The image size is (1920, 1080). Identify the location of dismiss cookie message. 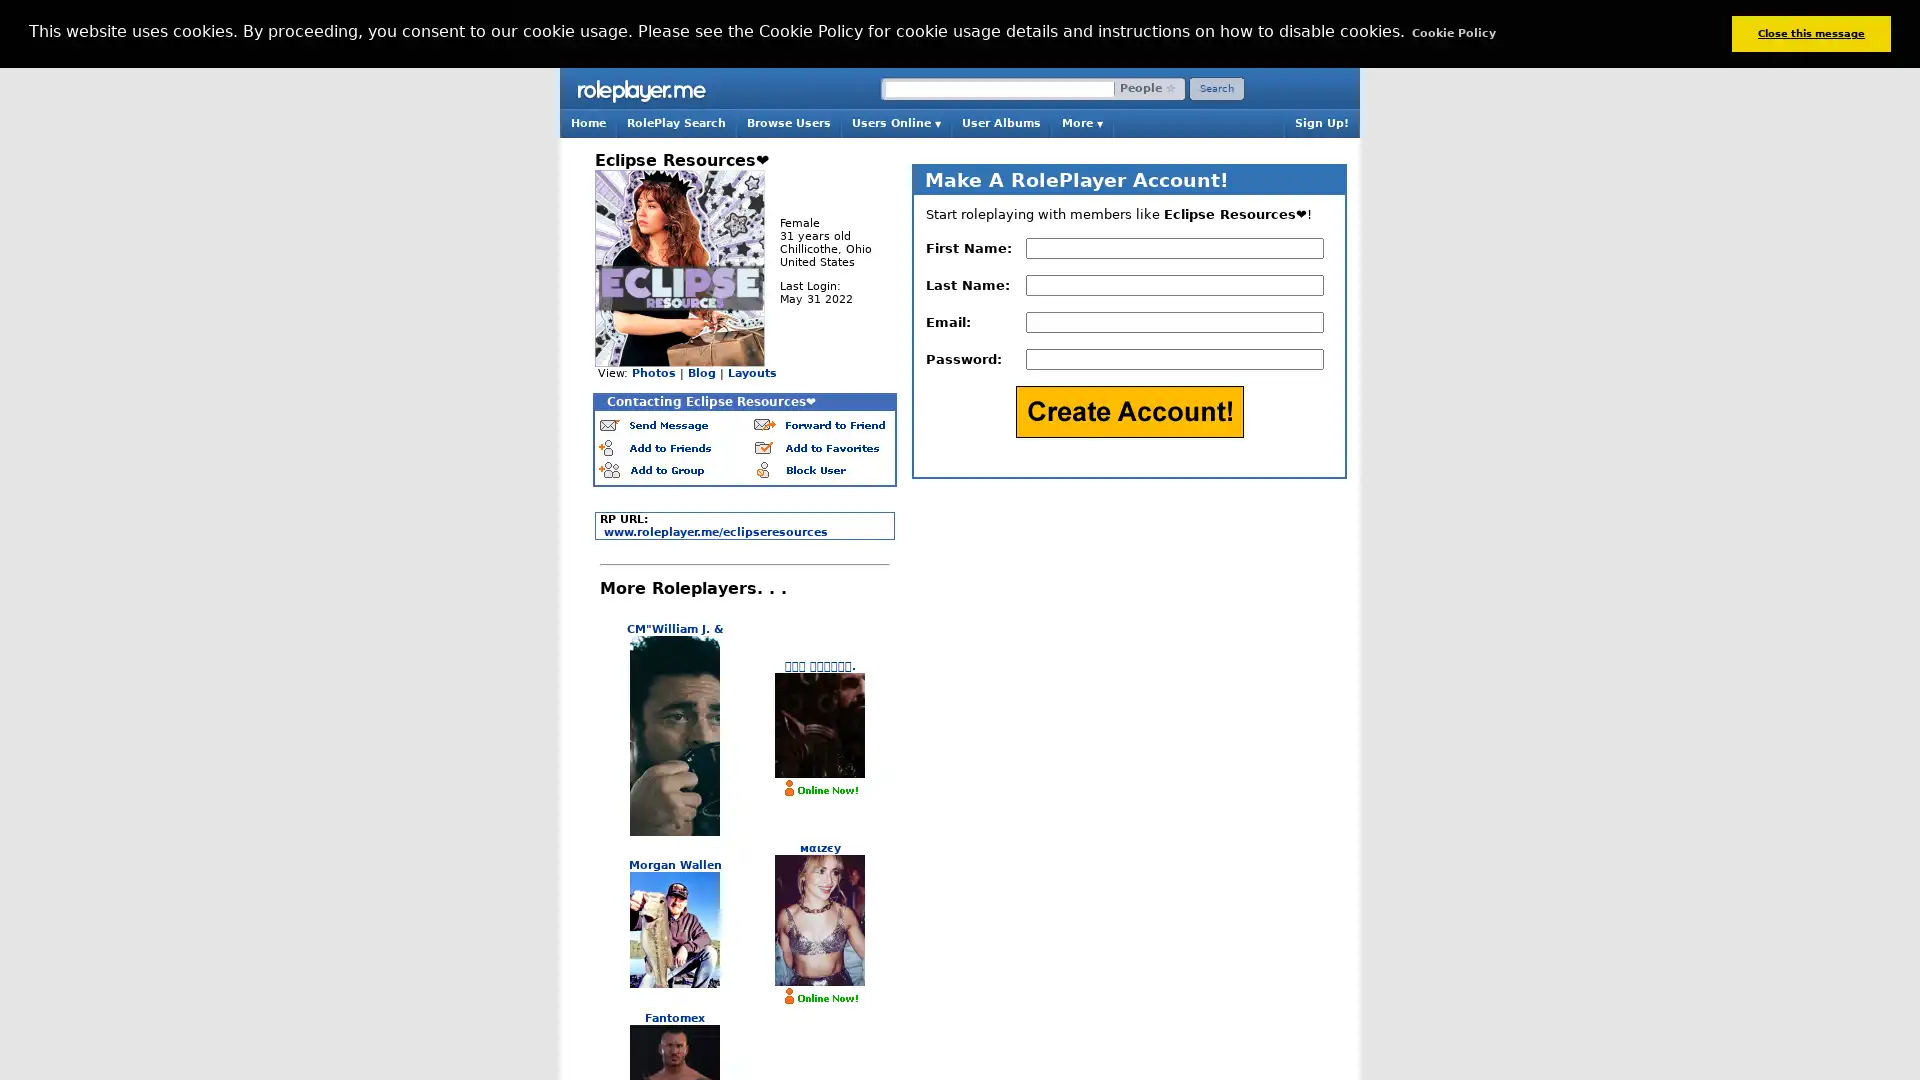
(1810, 33).